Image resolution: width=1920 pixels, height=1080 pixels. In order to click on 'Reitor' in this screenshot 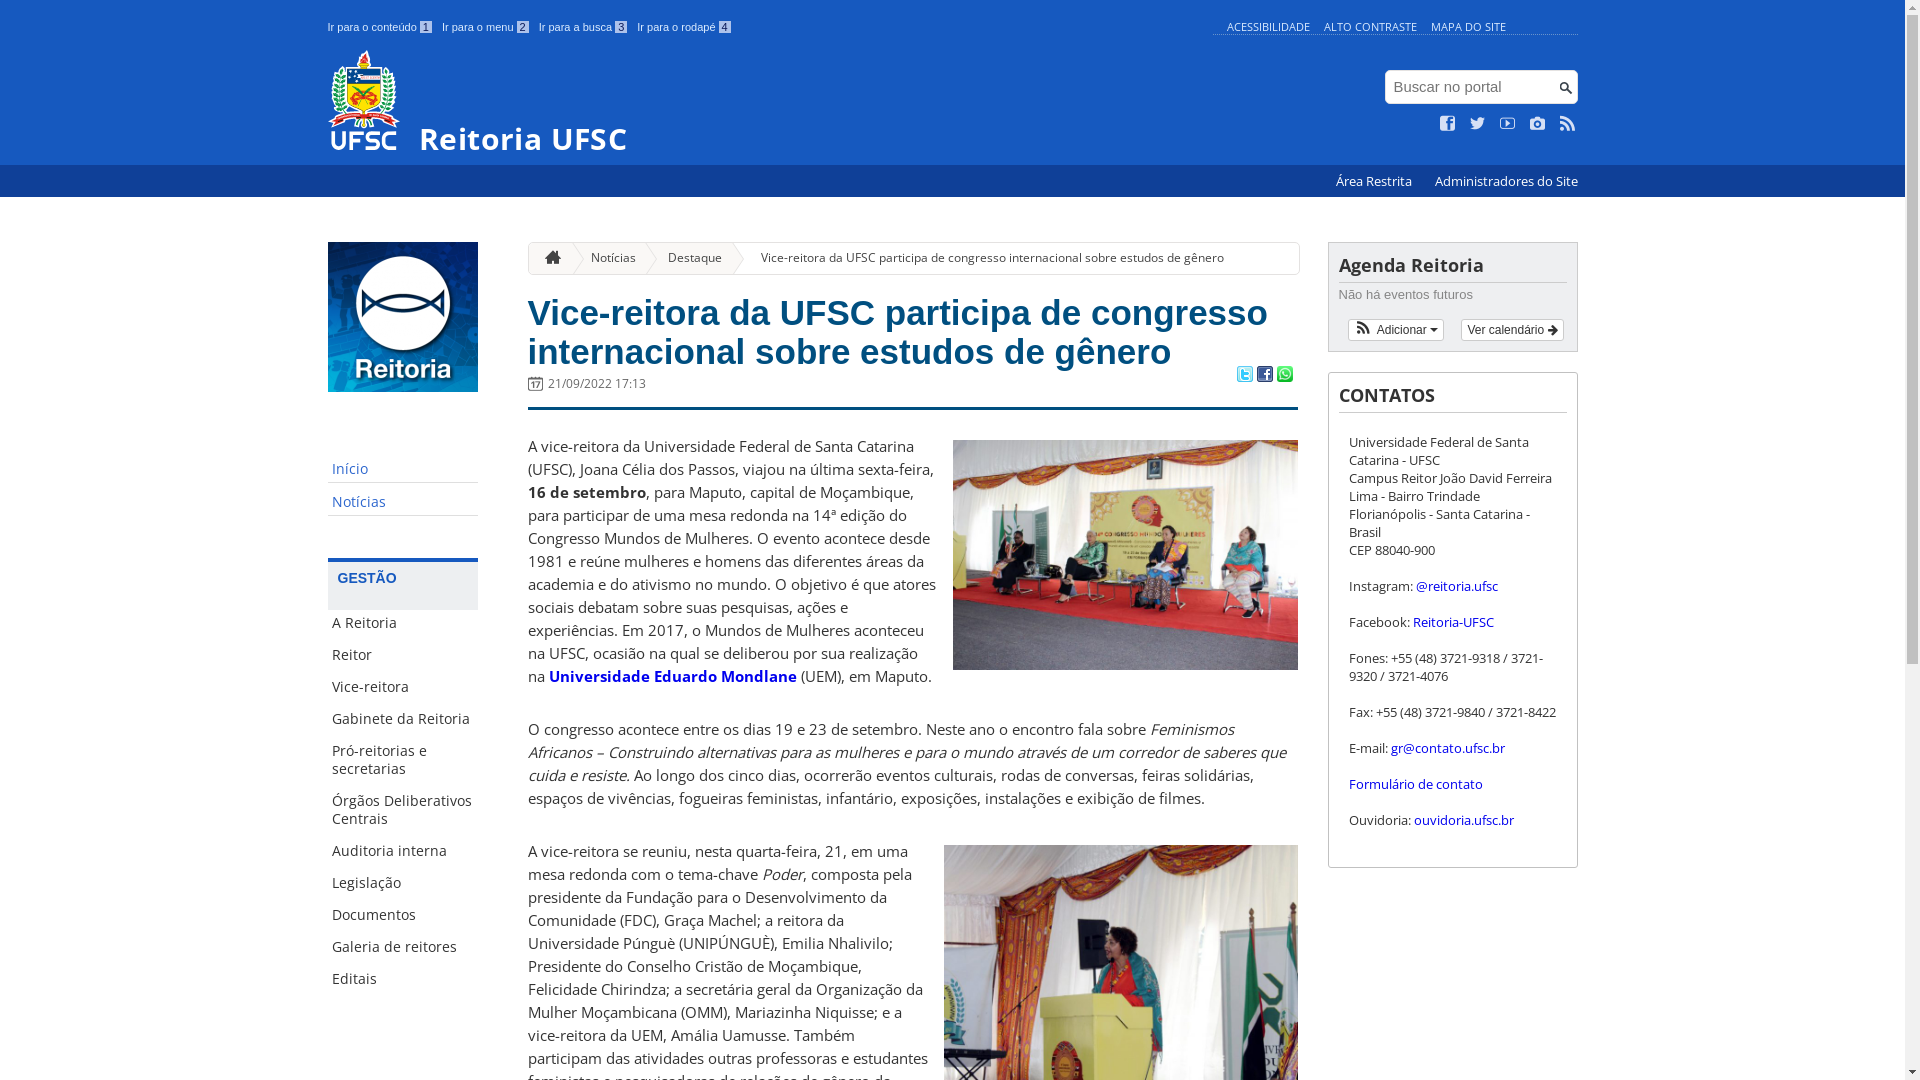, I will do `click(402, 655)`.